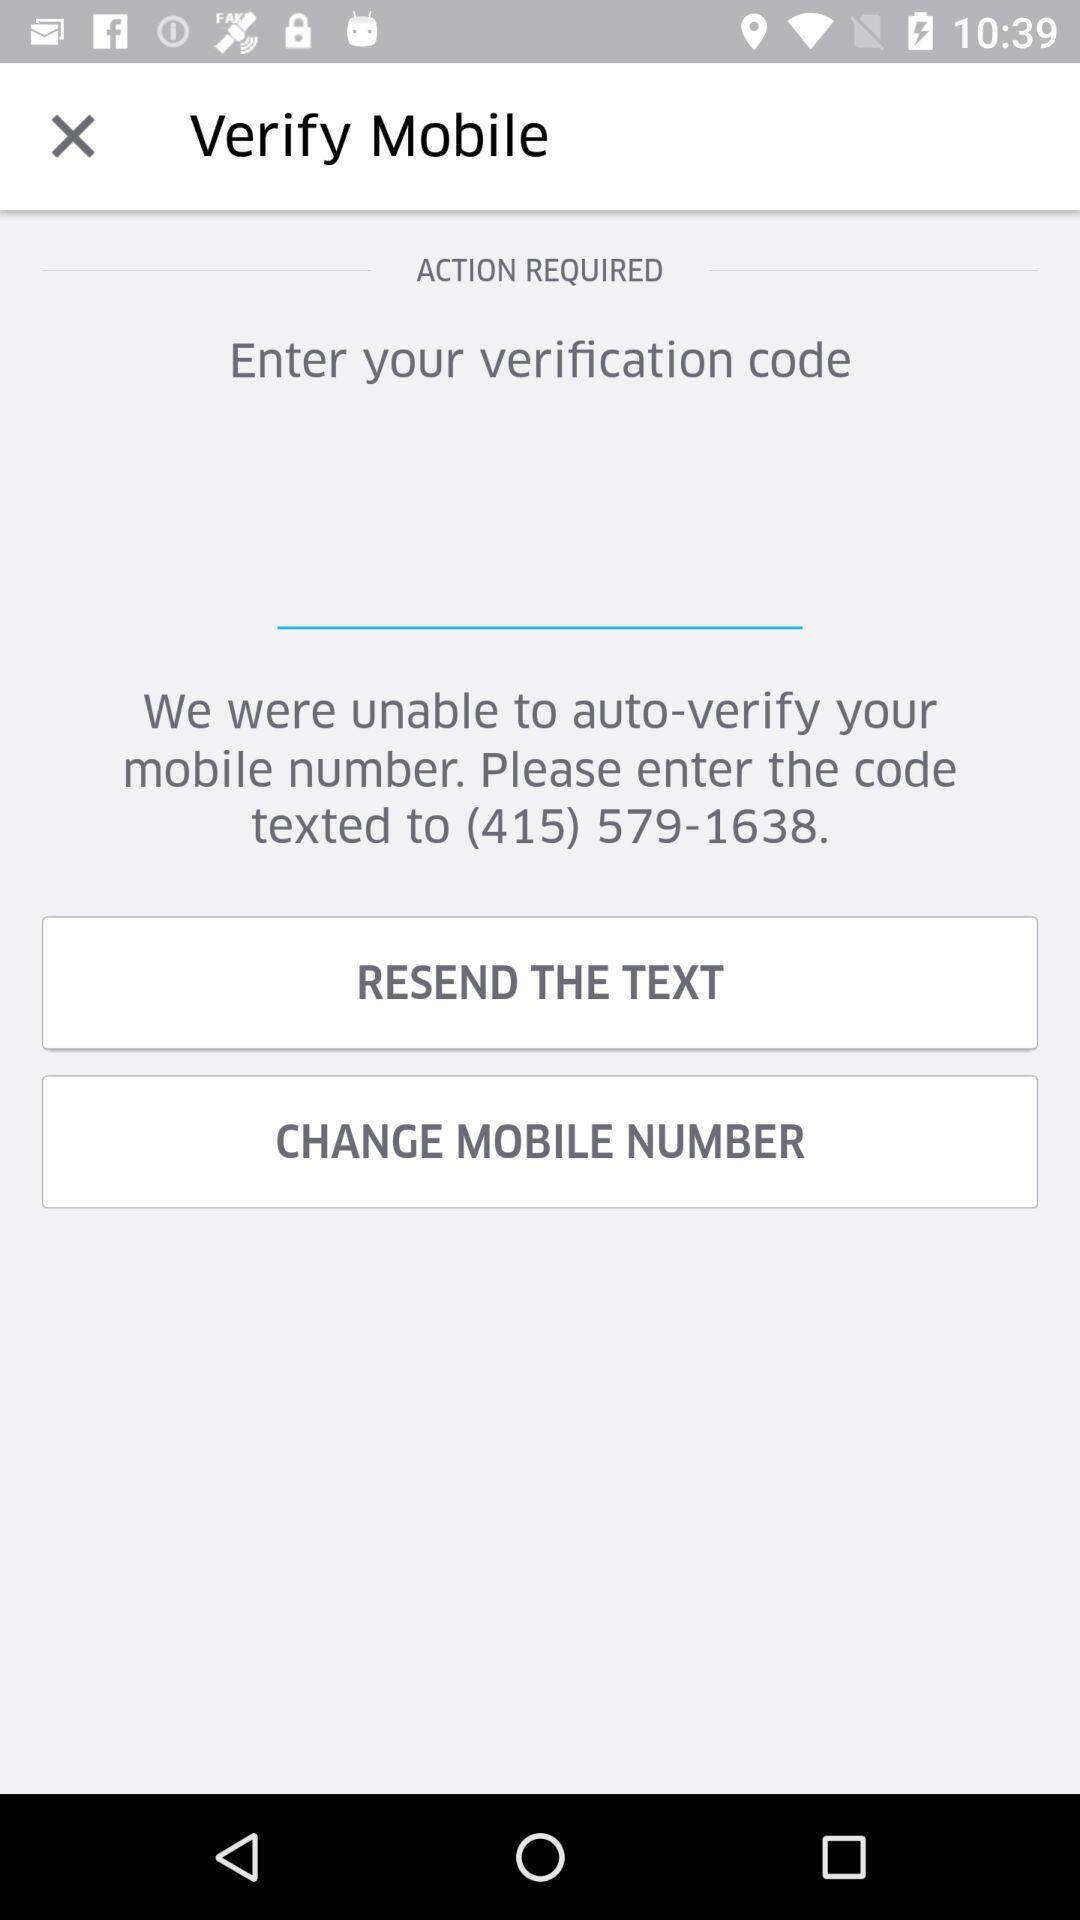  What do you see at coordinates (540, 529) in the screenshot?
I see `the item below enter your verification item` at bounding box center [540, 529].